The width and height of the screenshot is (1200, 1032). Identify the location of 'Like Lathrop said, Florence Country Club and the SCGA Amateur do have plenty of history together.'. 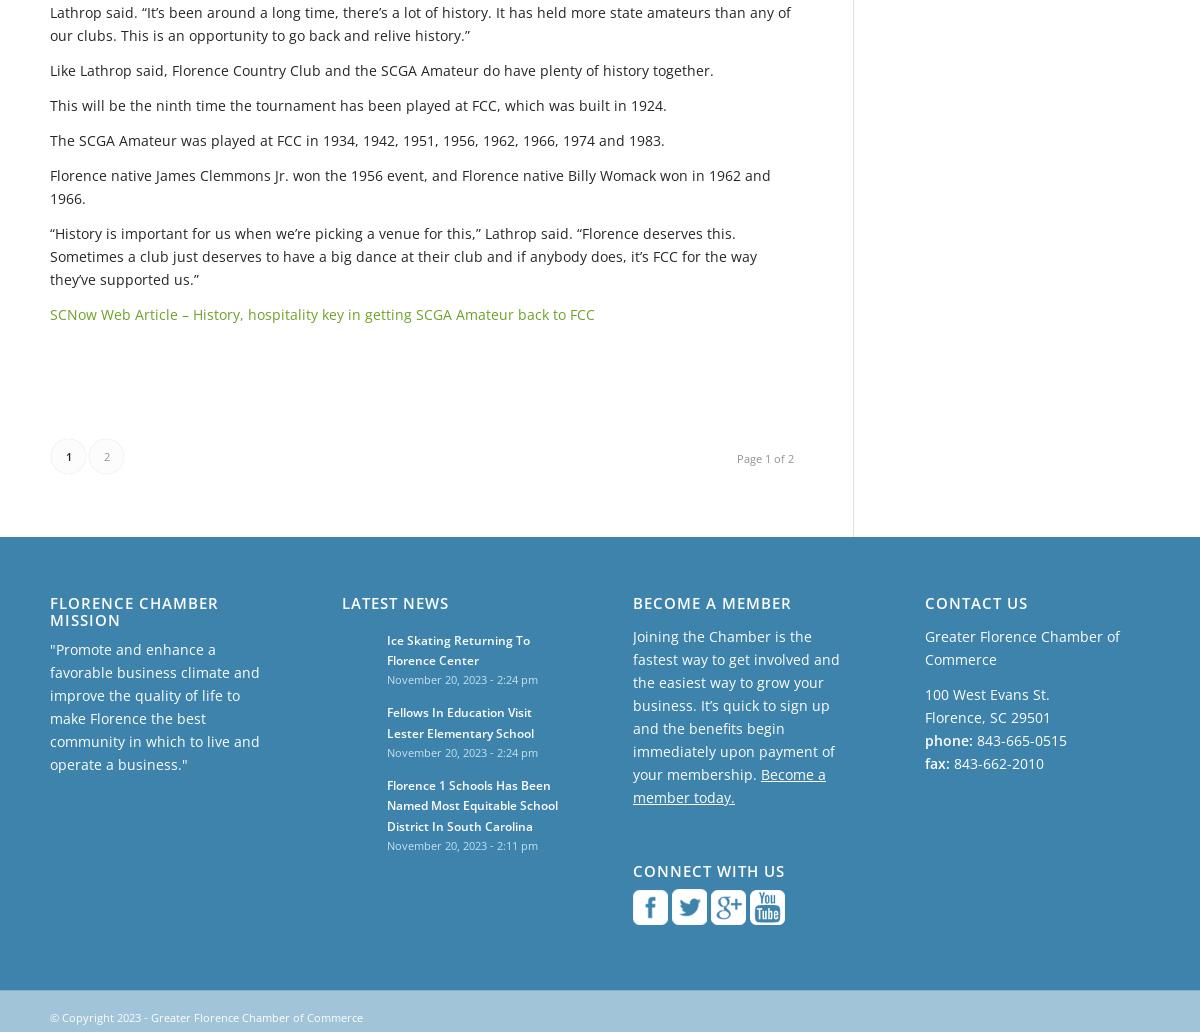
(381, 69).